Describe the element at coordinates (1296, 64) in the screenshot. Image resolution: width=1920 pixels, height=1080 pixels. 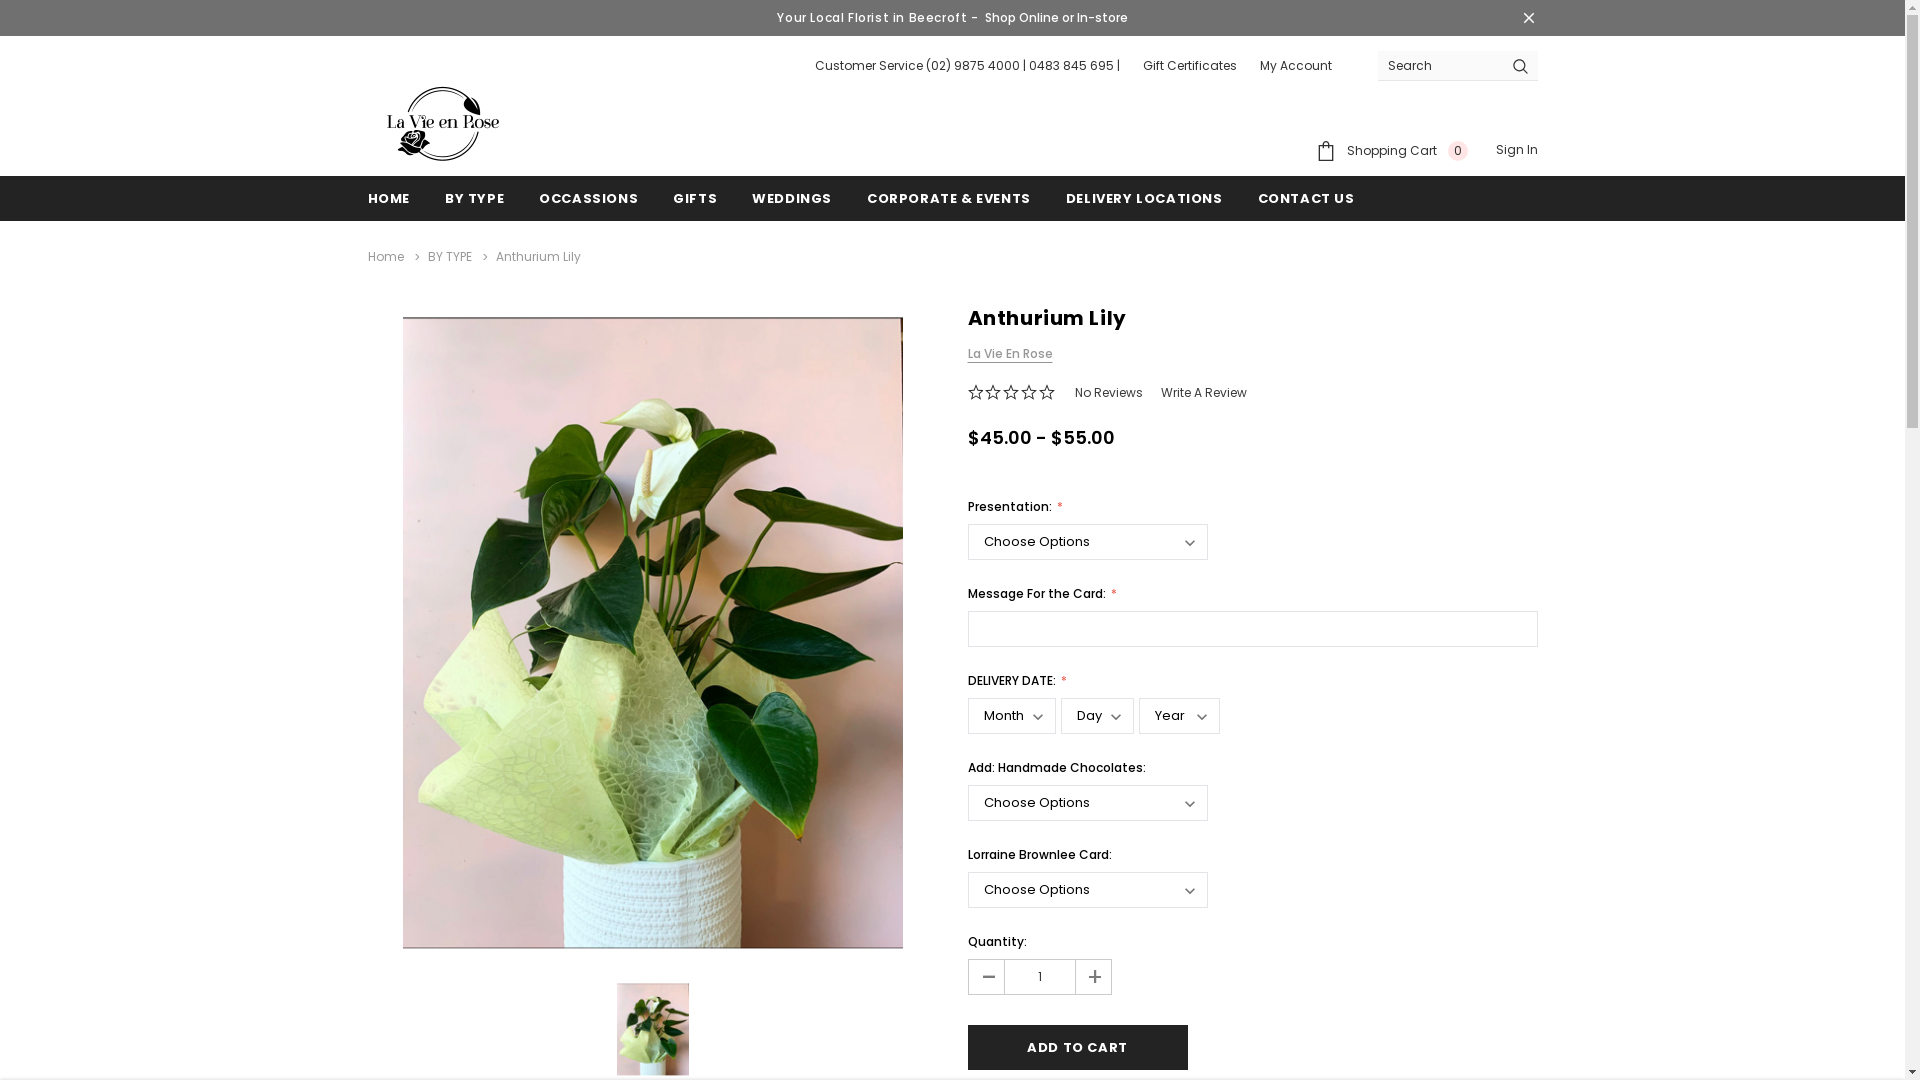
I see `'My Account'` at that location.